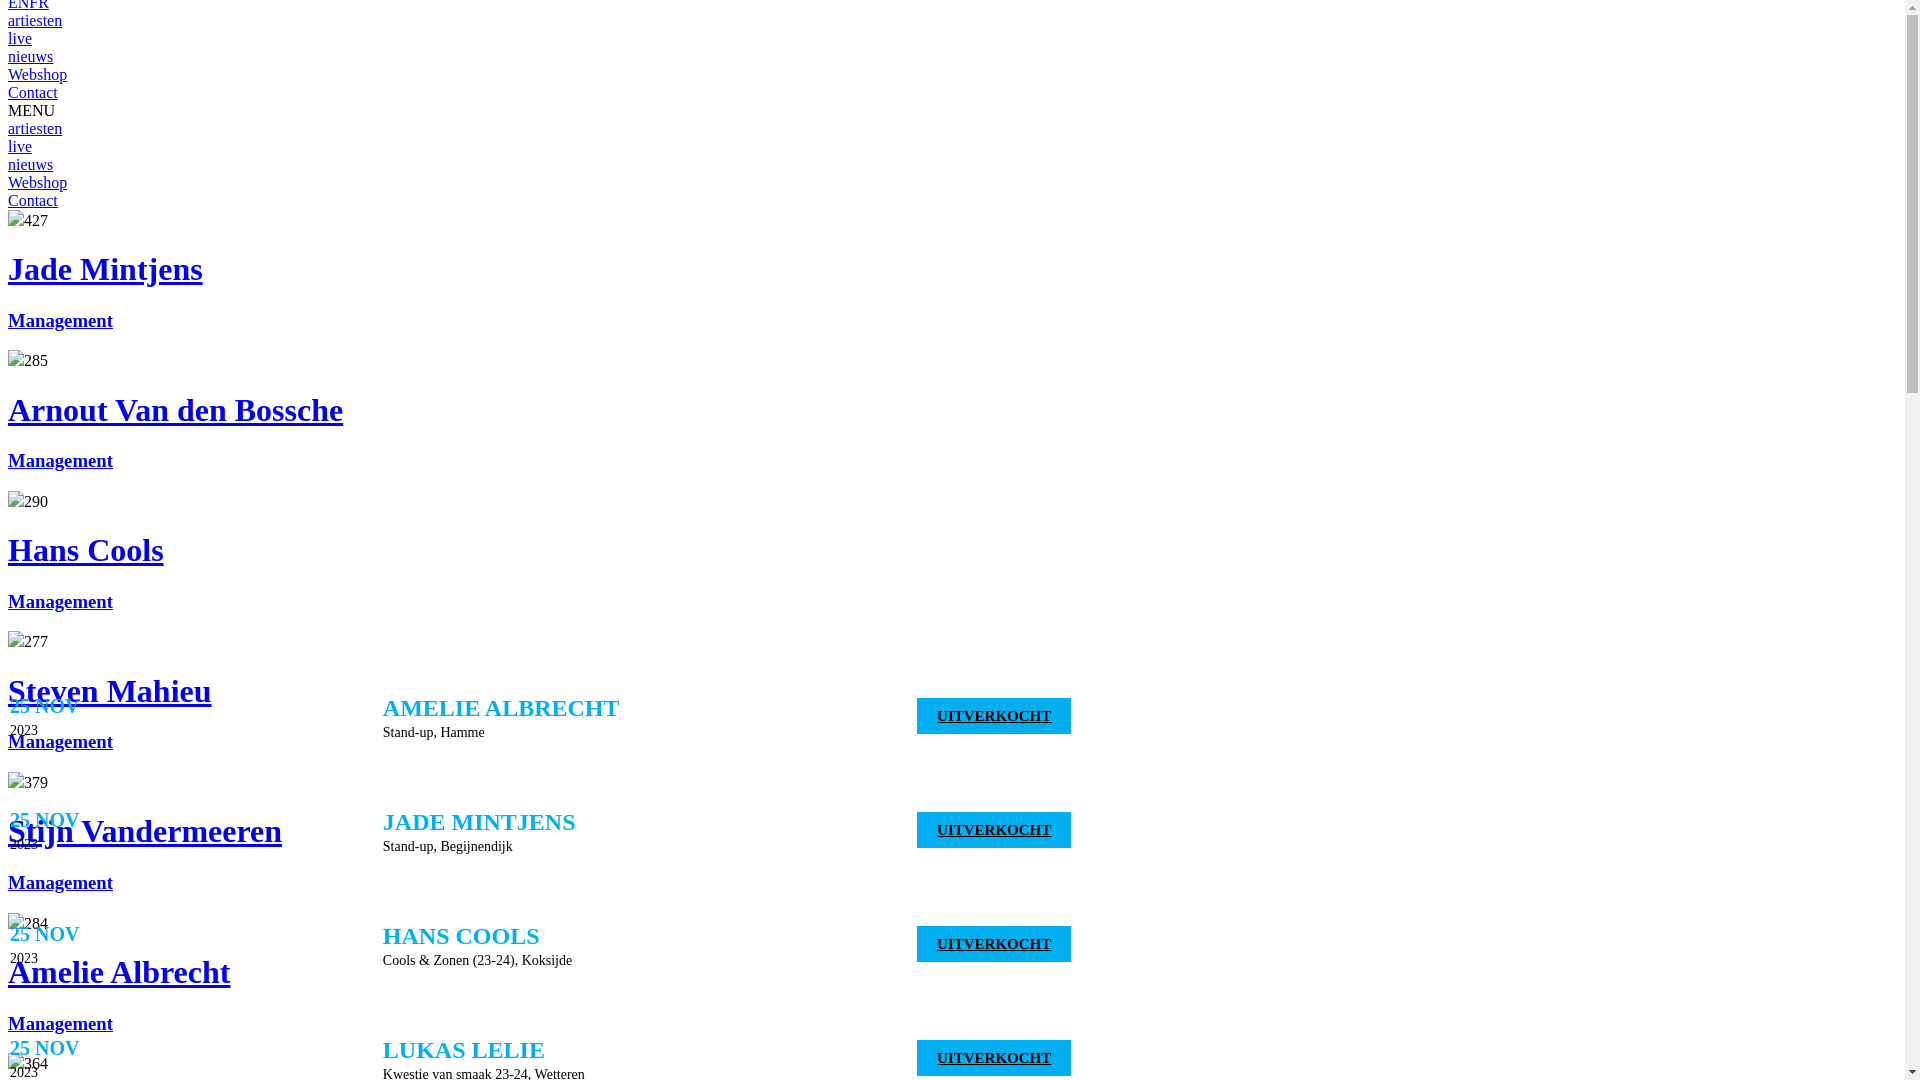 The image size is (1920, 1080). Describe the element at coordinates (993, 715) in the screenshot. I see `'UITVERKOCHT'` at that location.